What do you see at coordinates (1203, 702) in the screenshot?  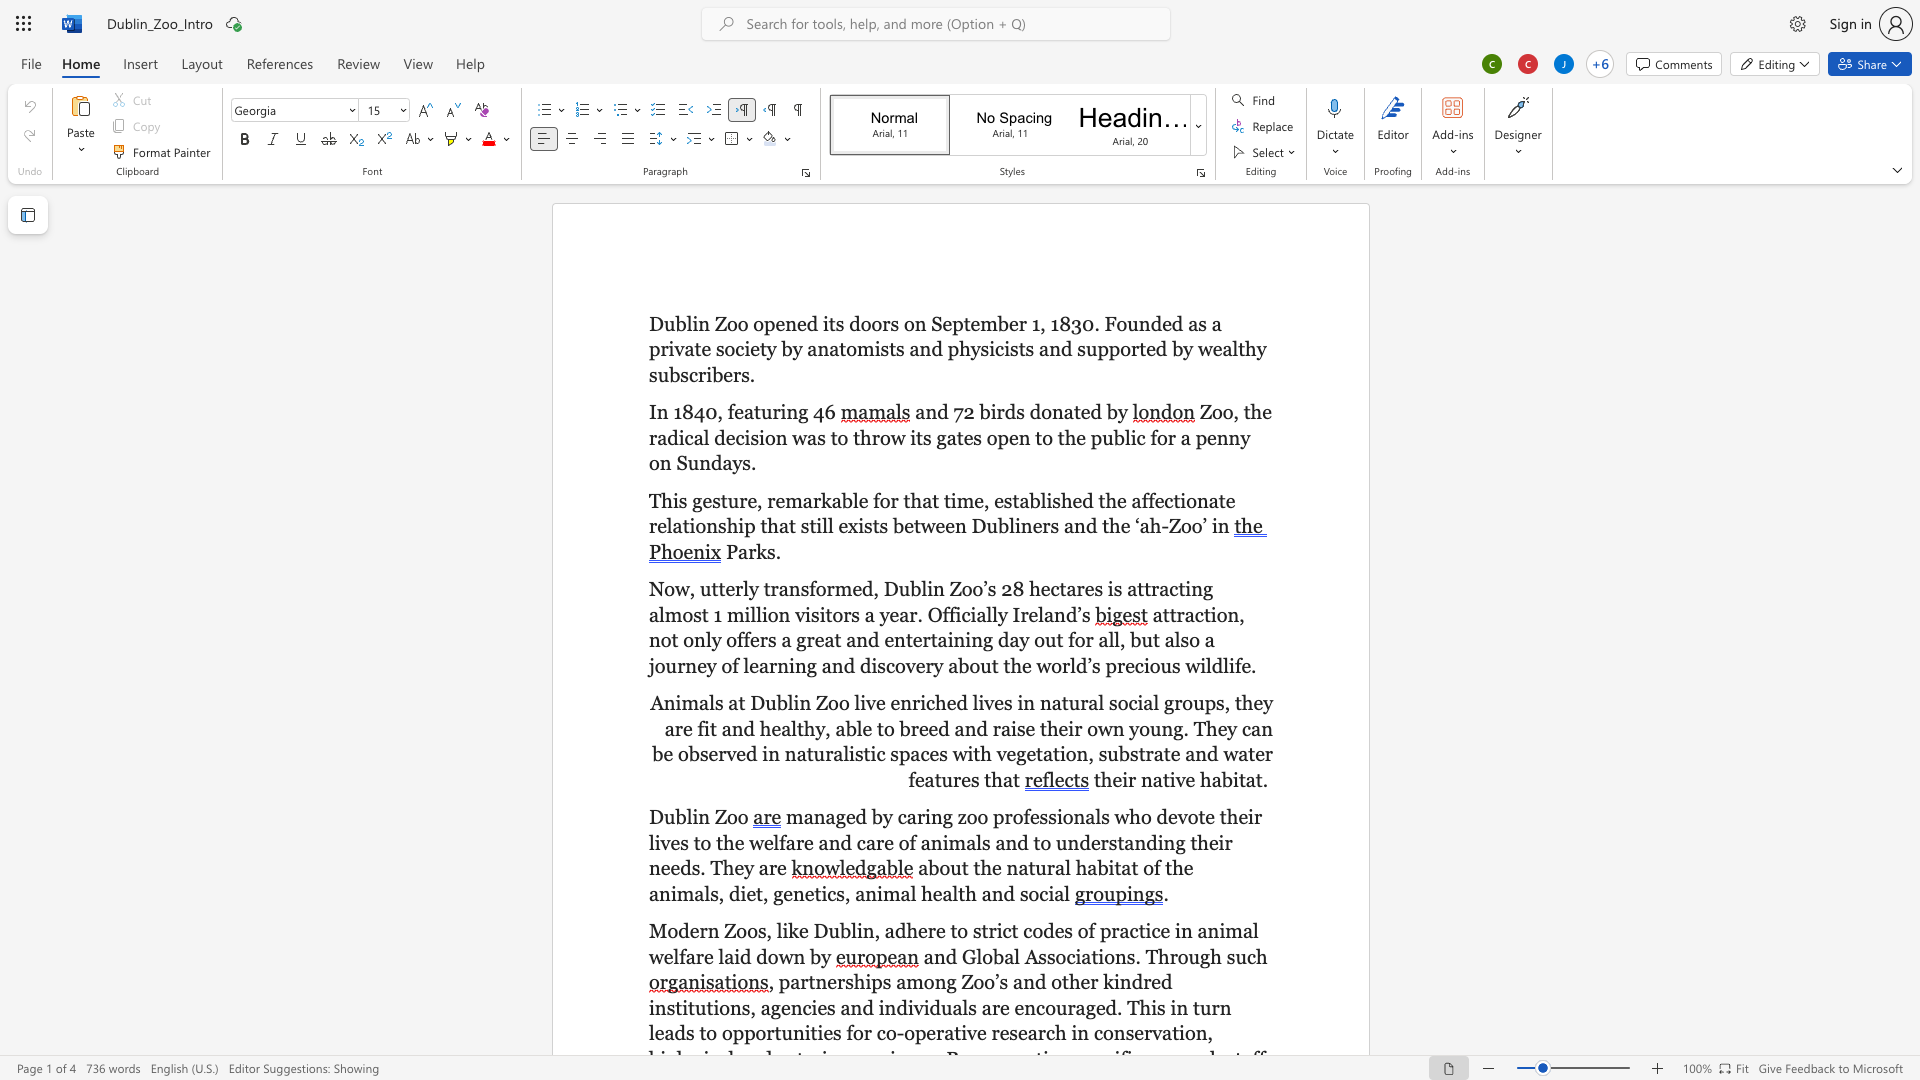 I see `the space between the continuous character "u" and "p" in the text` at bounding box center [1203, 702].